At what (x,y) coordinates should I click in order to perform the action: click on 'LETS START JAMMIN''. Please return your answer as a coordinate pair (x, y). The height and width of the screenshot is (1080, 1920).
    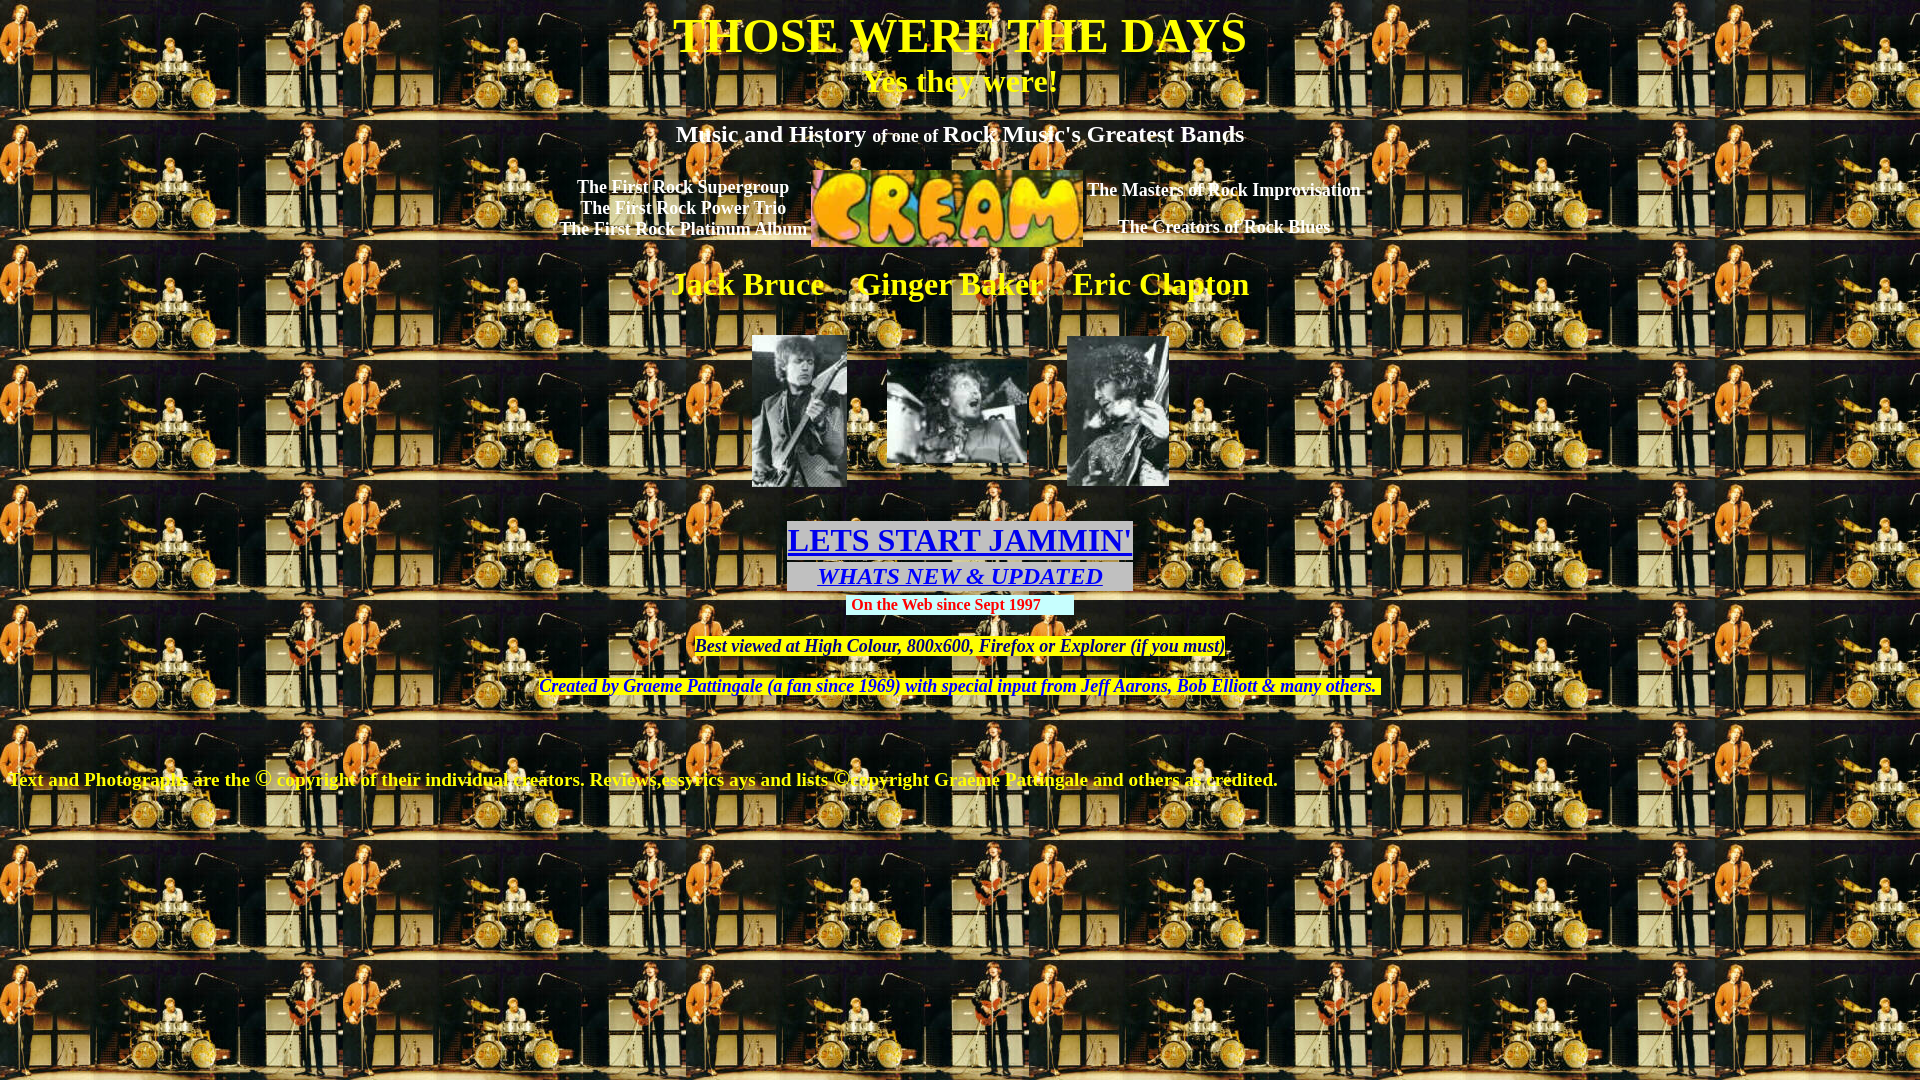
    Looking at the image, I should click on (960, 540).